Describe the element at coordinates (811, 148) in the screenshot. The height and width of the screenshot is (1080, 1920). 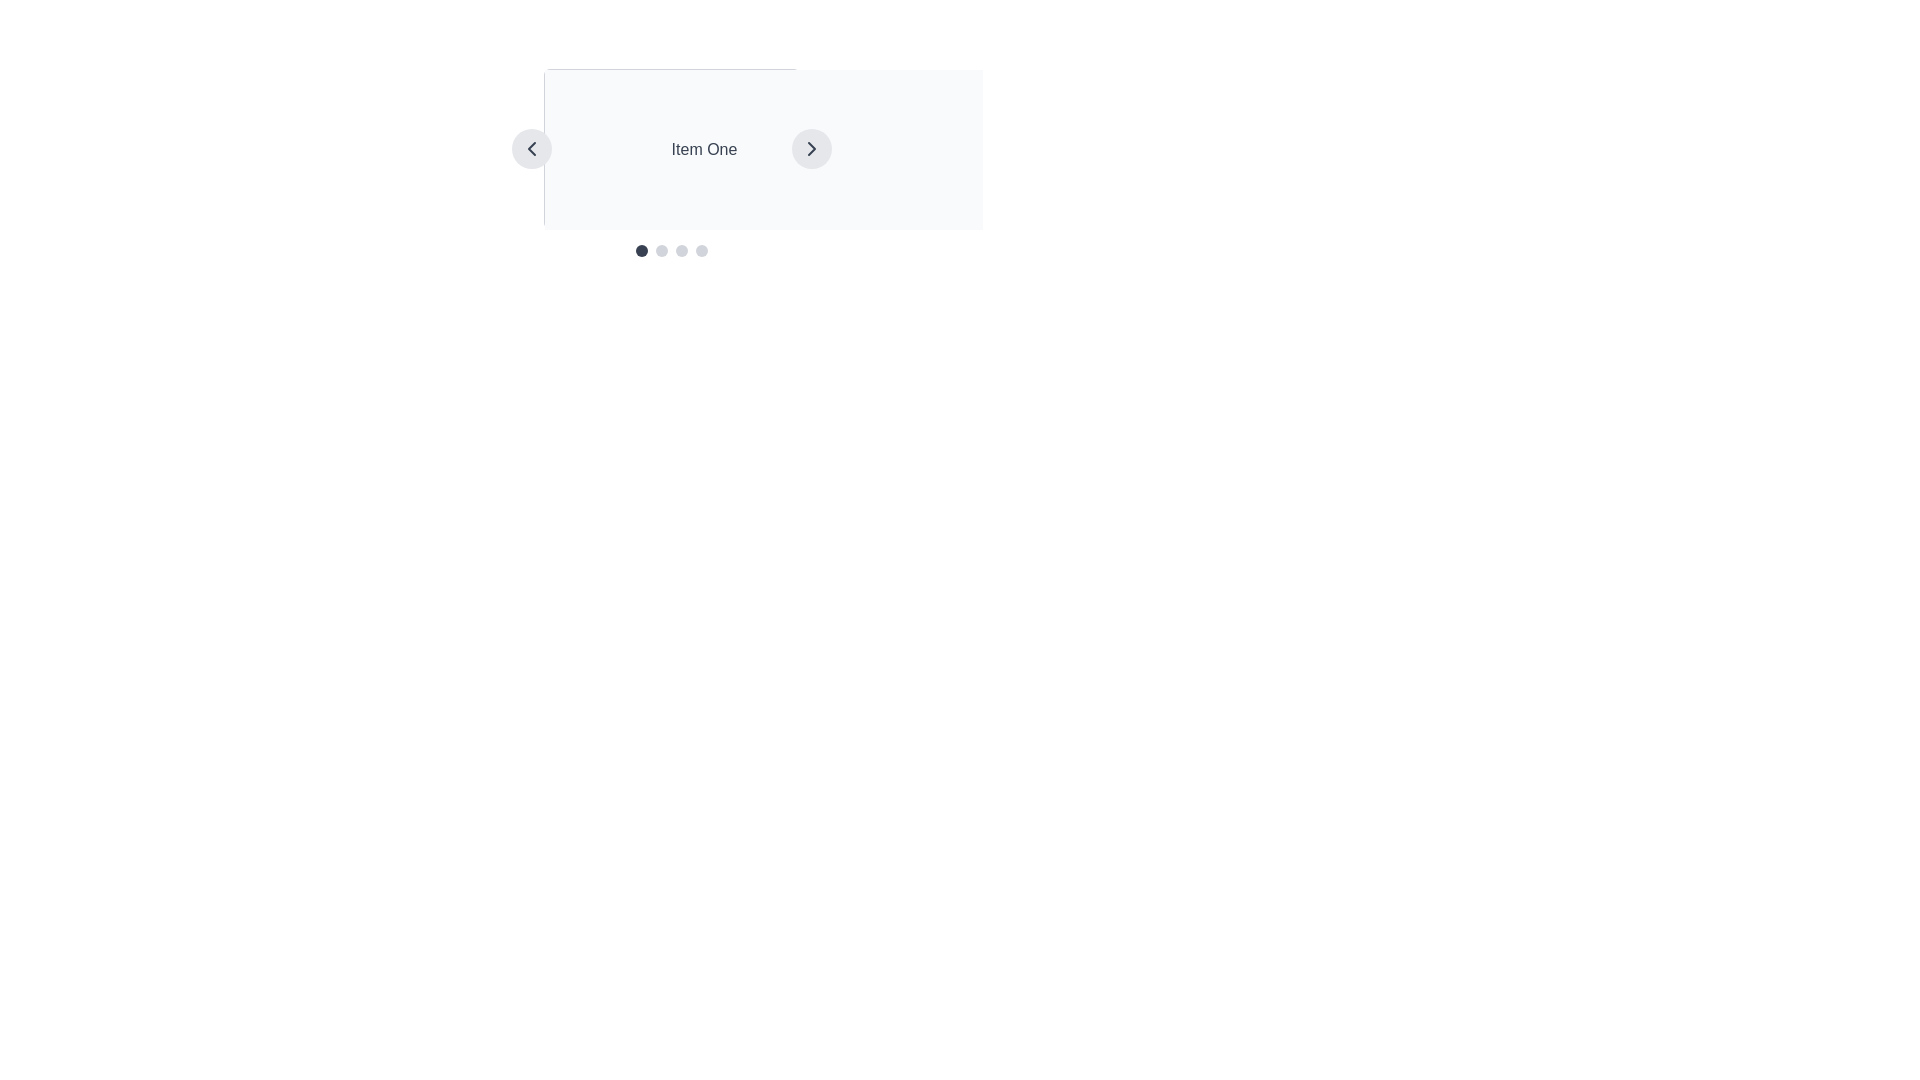
I see `the right-pointing chevron icon, which is styled in dark gray and located inside a circular button on the right of the content carousel interface` at that location.